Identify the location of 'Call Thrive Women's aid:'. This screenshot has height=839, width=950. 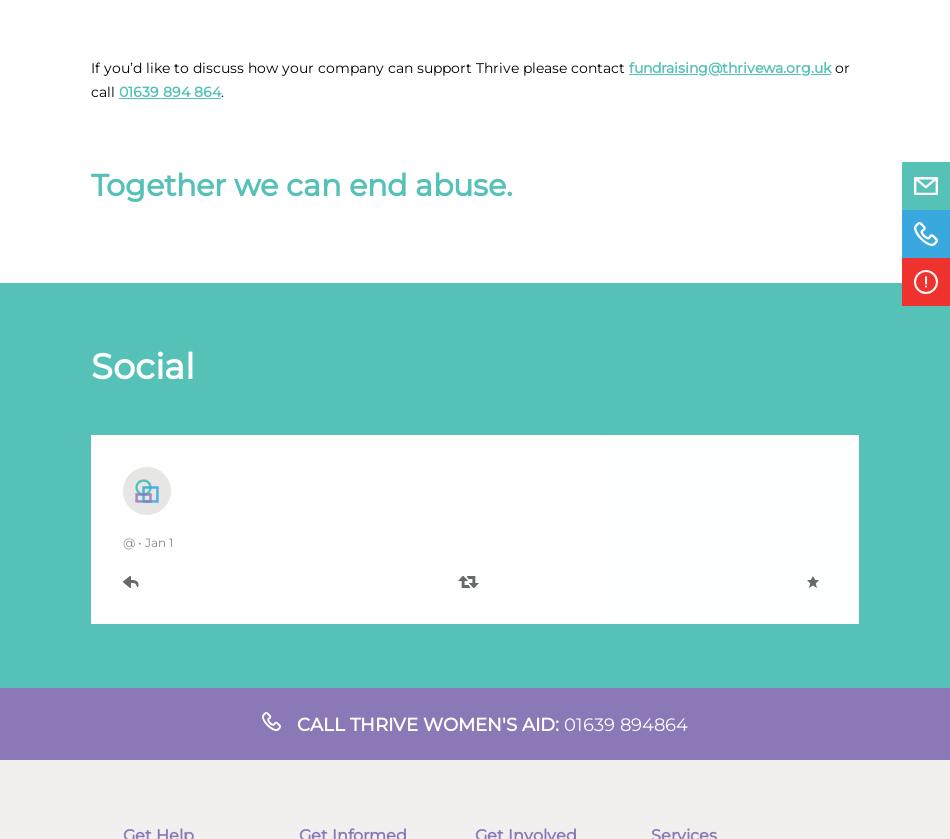
(429, 723).